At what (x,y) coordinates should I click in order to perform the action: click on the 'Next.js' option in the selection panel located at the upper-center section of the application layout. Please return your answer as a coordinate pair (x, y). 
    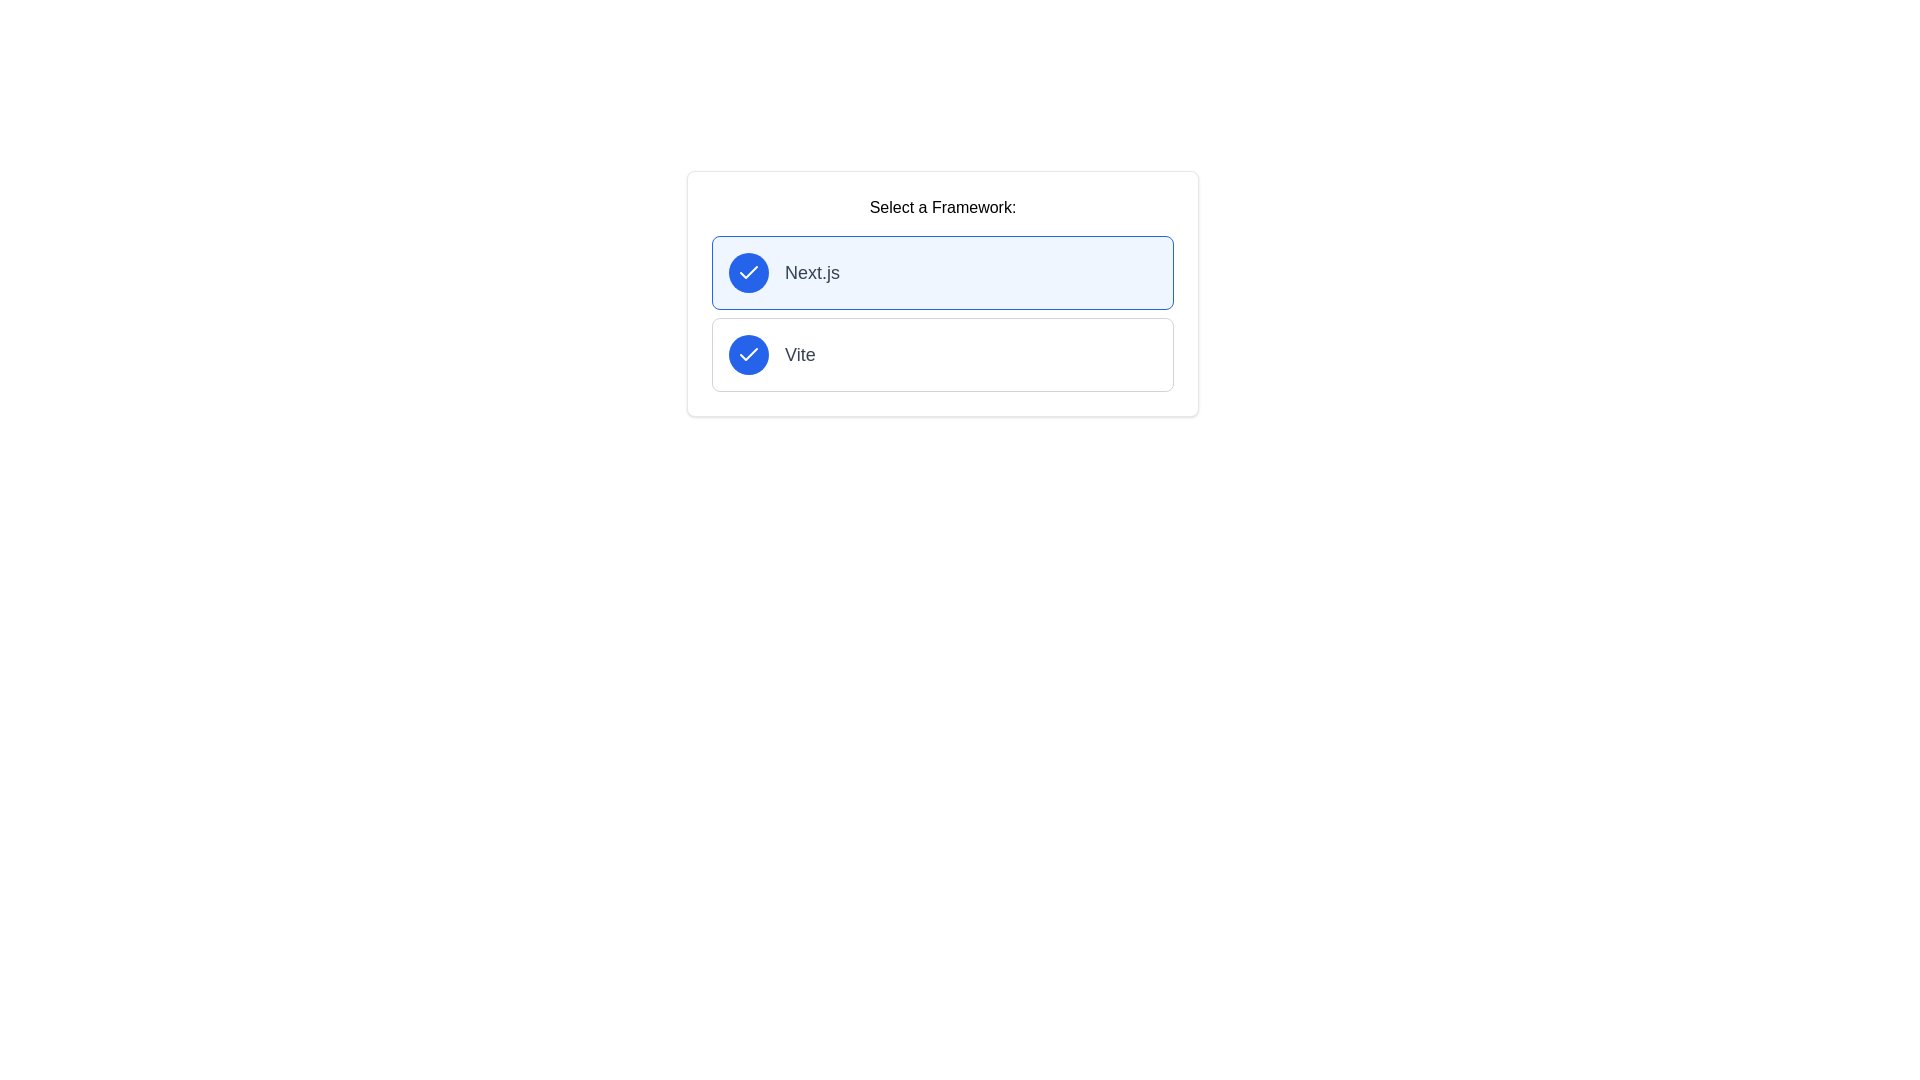
    Looking at the image, I should click on (941, 293).